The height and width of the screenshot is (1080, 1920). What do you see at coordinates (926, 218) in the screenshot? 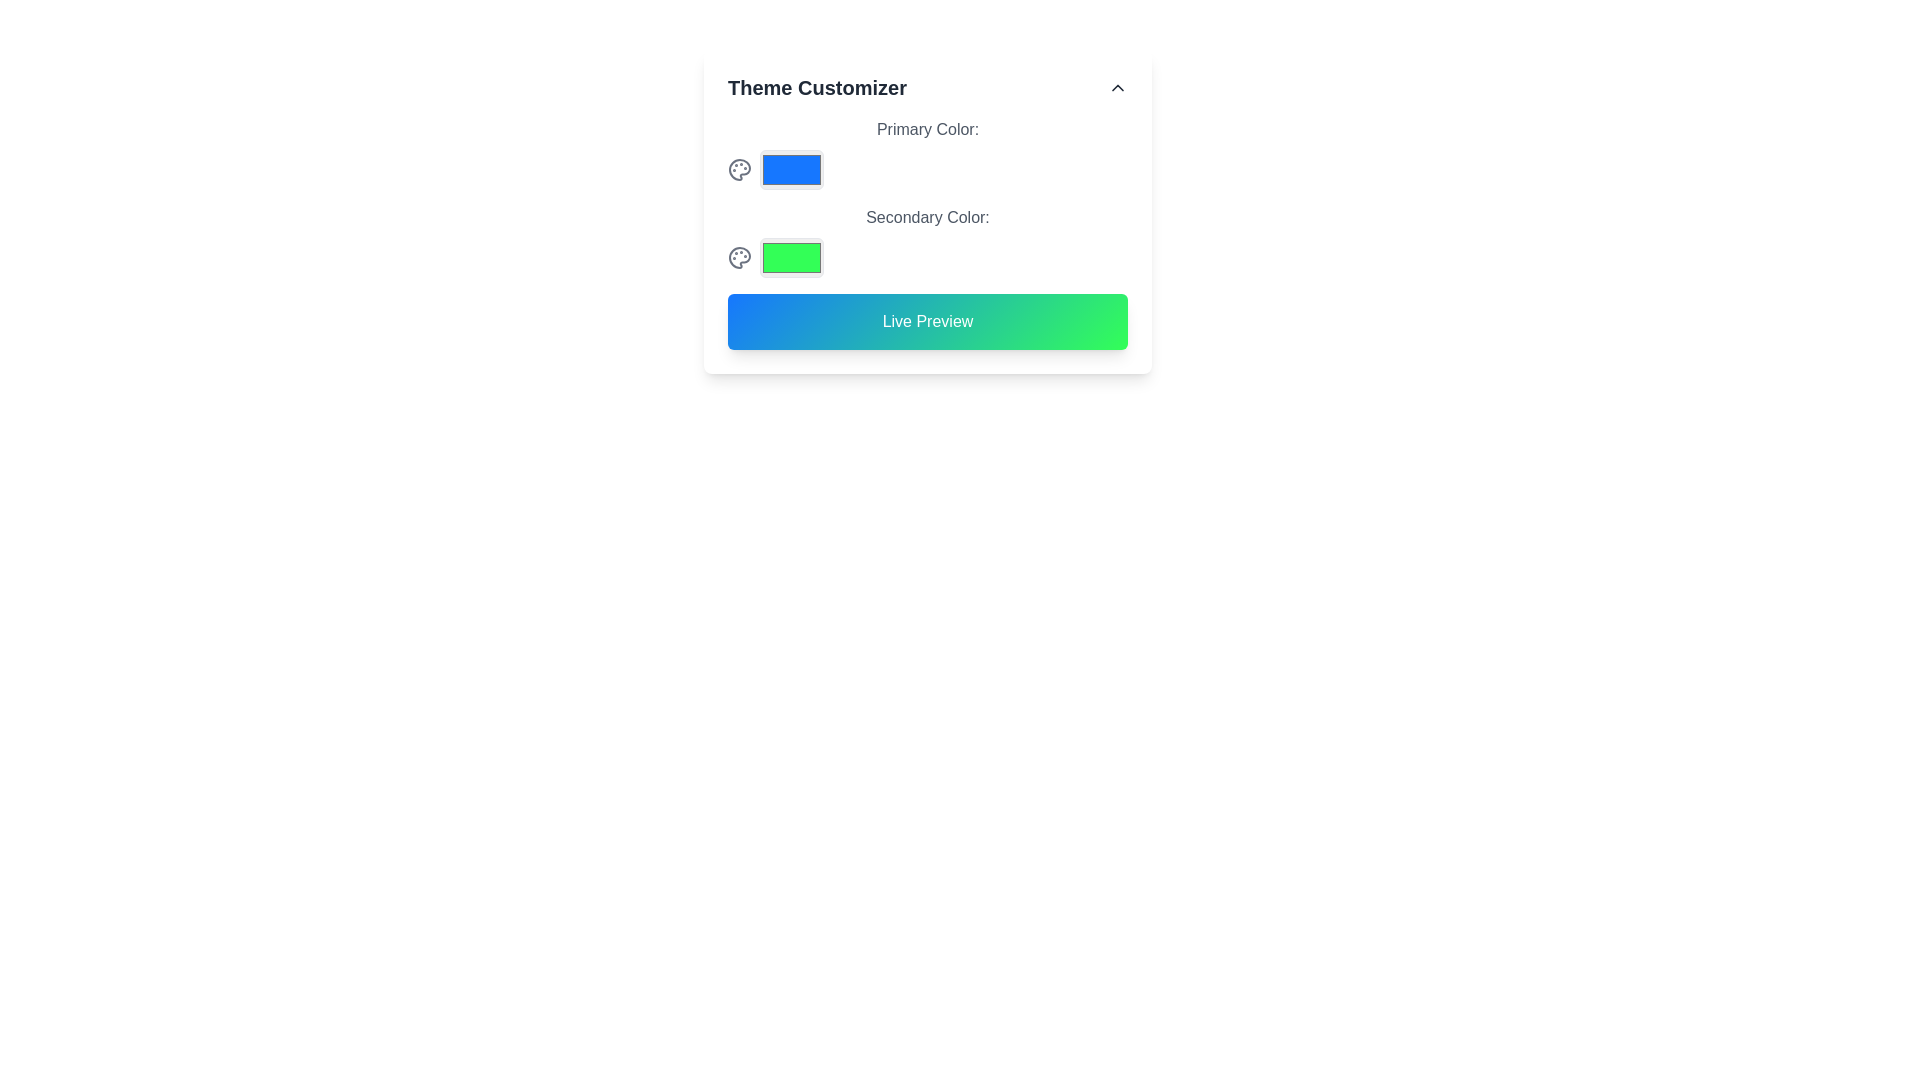
I see `the label indicating the secondary color input field, which is positioned beneath the 'Primary Color:' label` at bounding box center [926, 218].